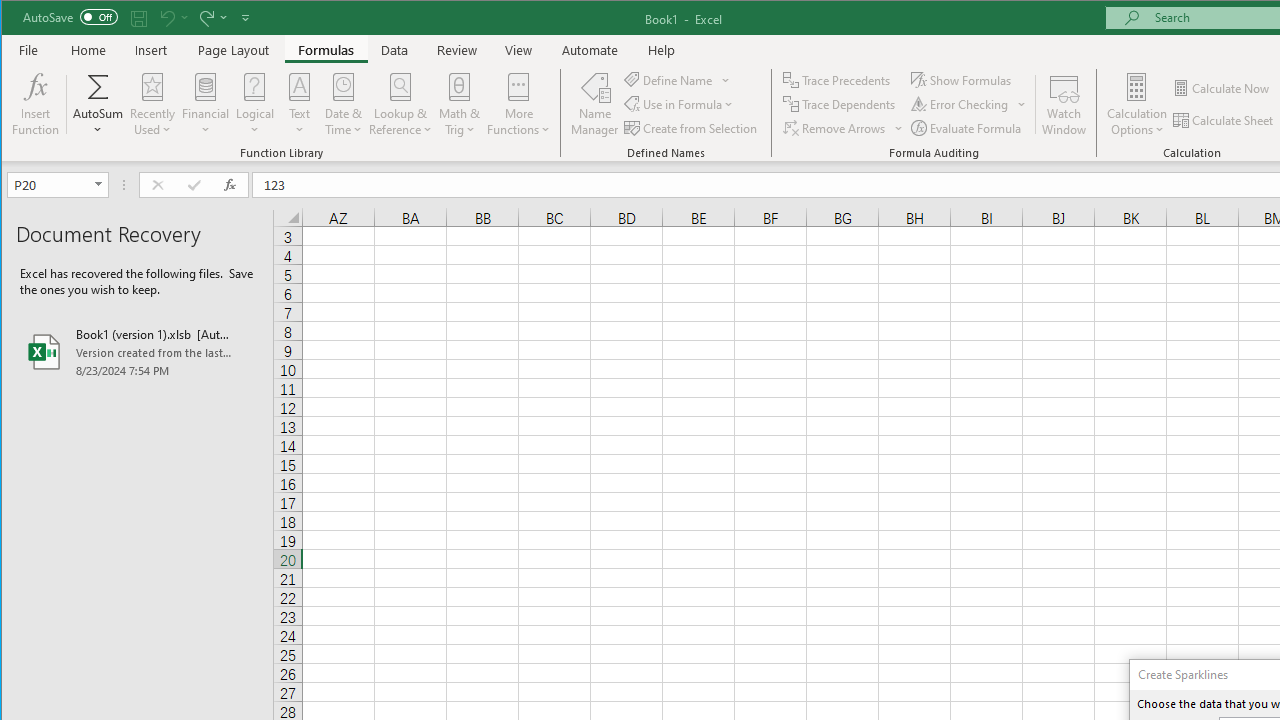  What do you see at coordinates (843, 128) in the screenshot?
I see `'Remove Arrows'` at bounding box center [843, 128].